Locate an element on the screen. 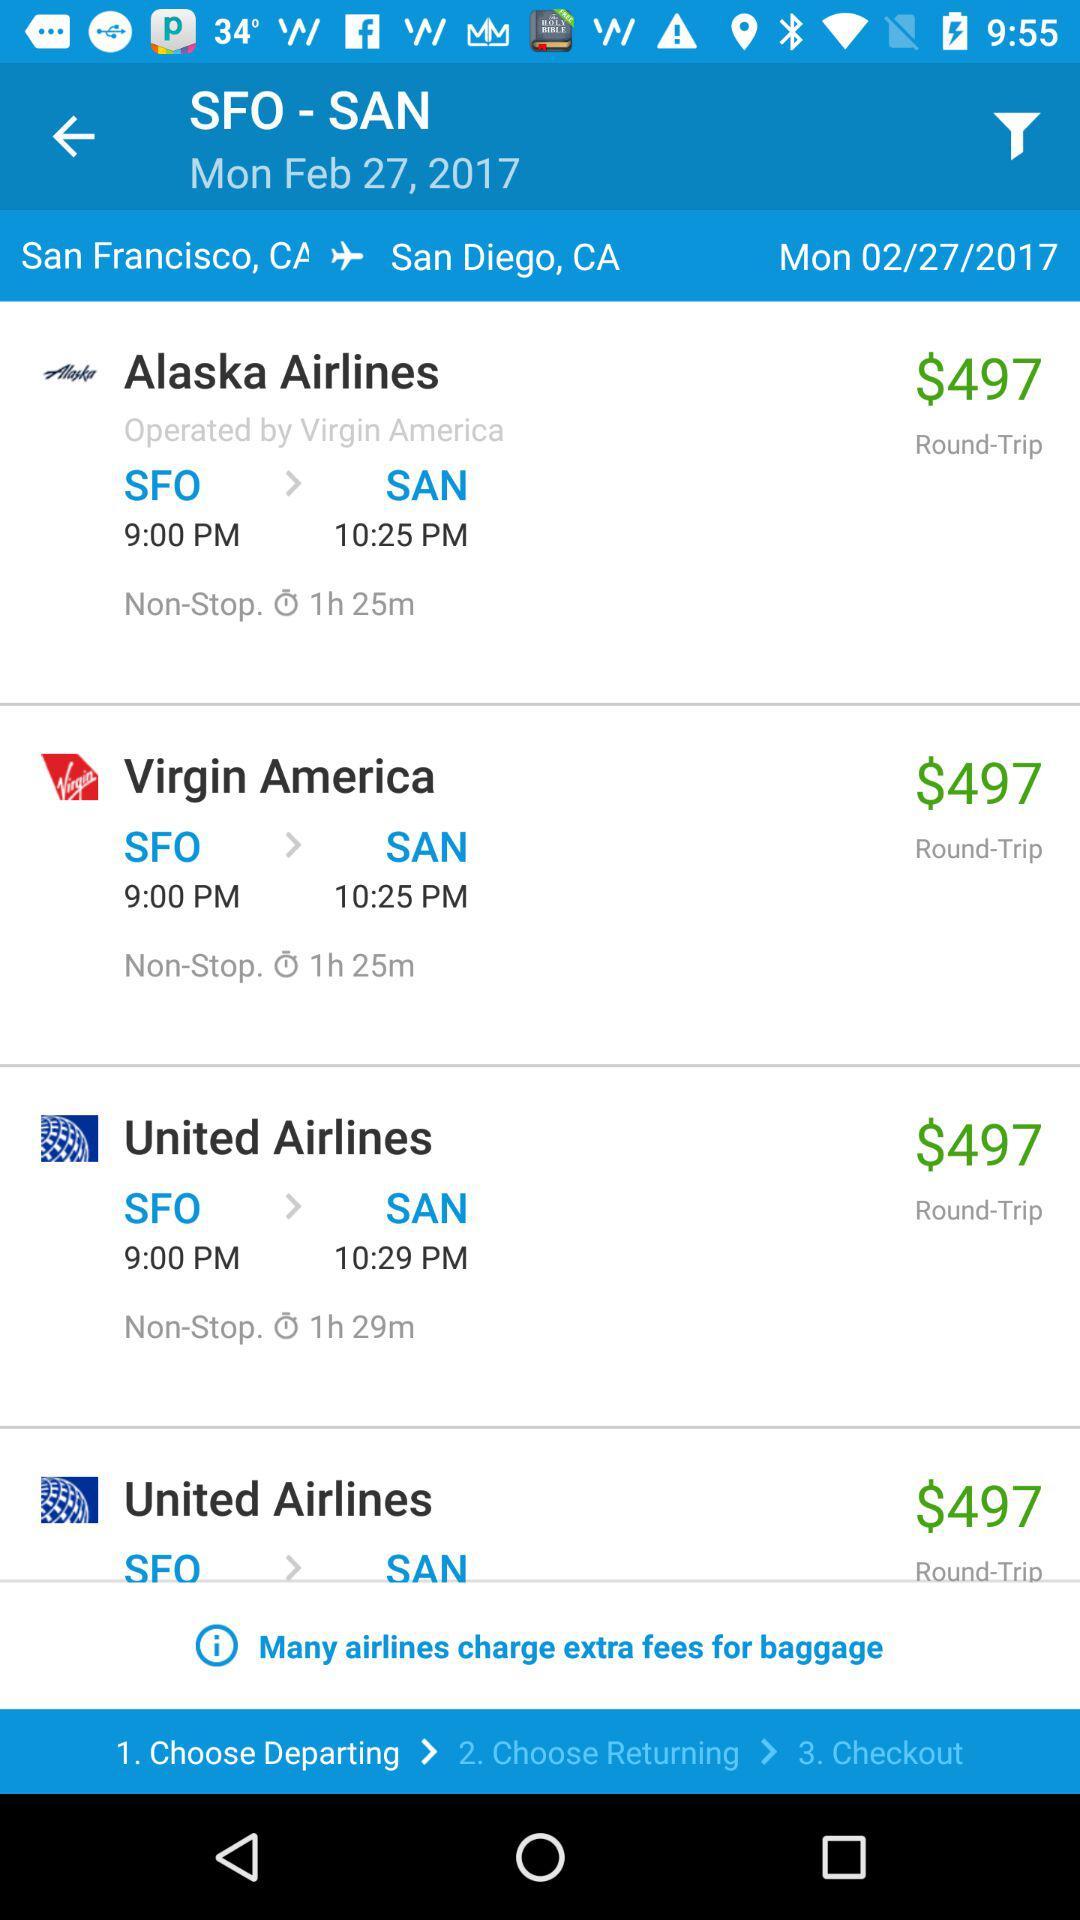 The height and width of the screenshot is (1920, 1080). the item above sfo item is located at coordinates (314, 427).